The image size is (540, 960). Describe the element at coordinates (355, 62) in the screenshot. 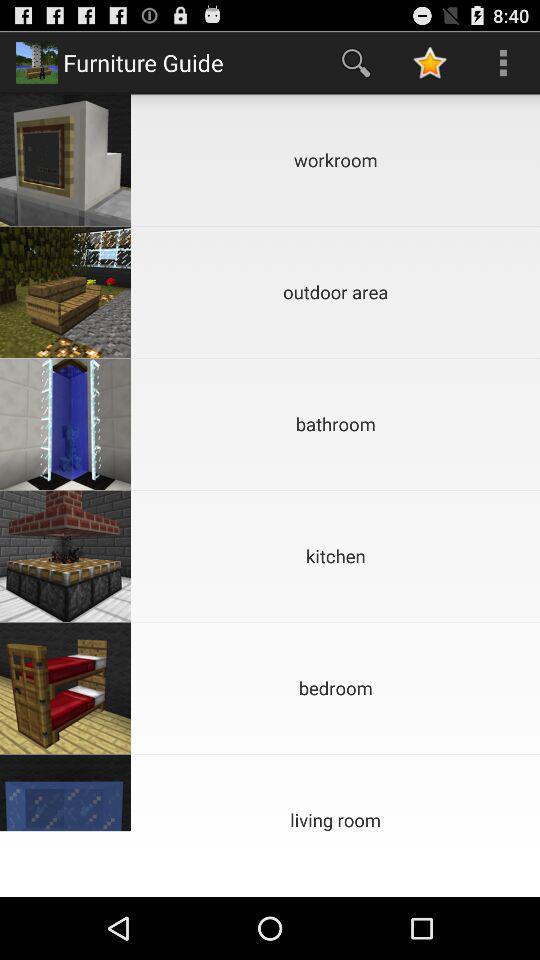

I see `icon to the right of the furniture guide icon` at that location.